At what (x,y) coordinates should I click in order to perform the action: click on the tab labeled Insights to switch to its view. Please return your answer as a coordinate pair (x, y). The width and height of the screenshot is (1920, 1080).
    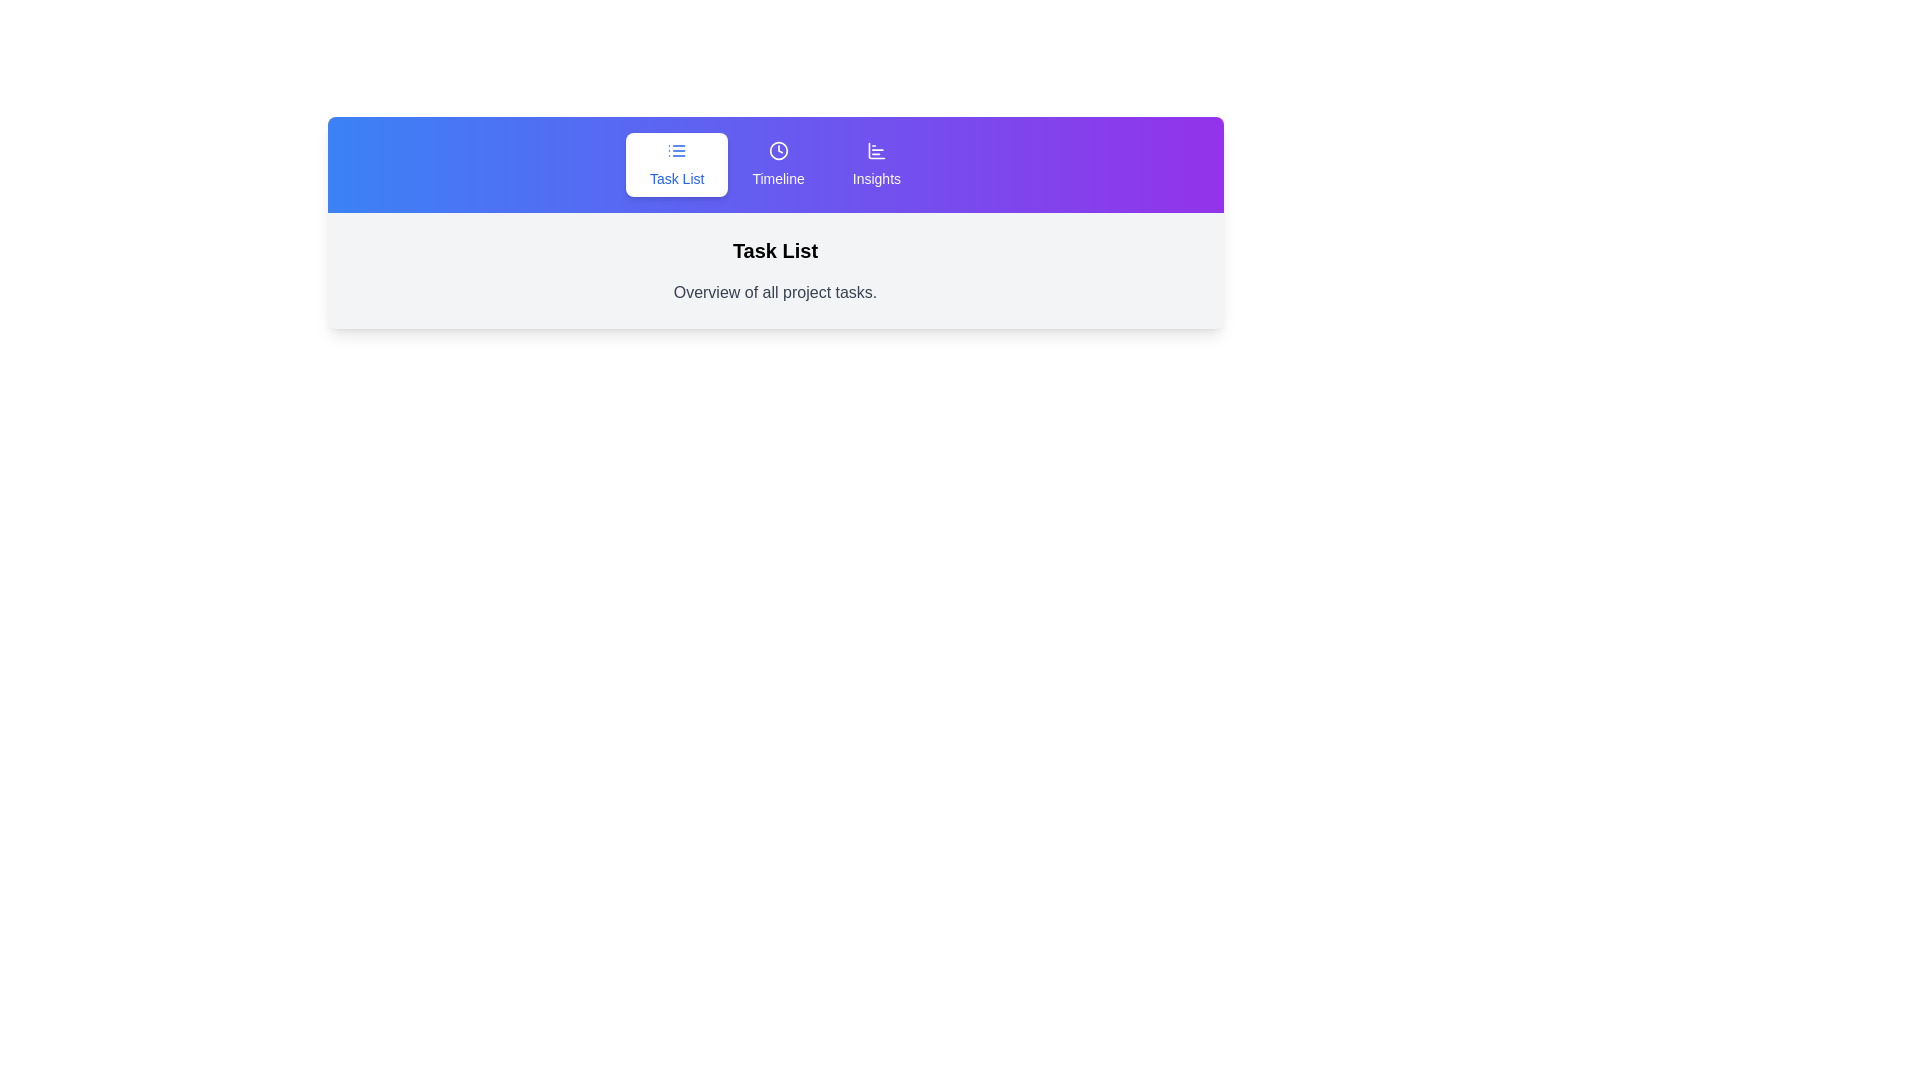
    Looking at the image, I should click on (876, 164).